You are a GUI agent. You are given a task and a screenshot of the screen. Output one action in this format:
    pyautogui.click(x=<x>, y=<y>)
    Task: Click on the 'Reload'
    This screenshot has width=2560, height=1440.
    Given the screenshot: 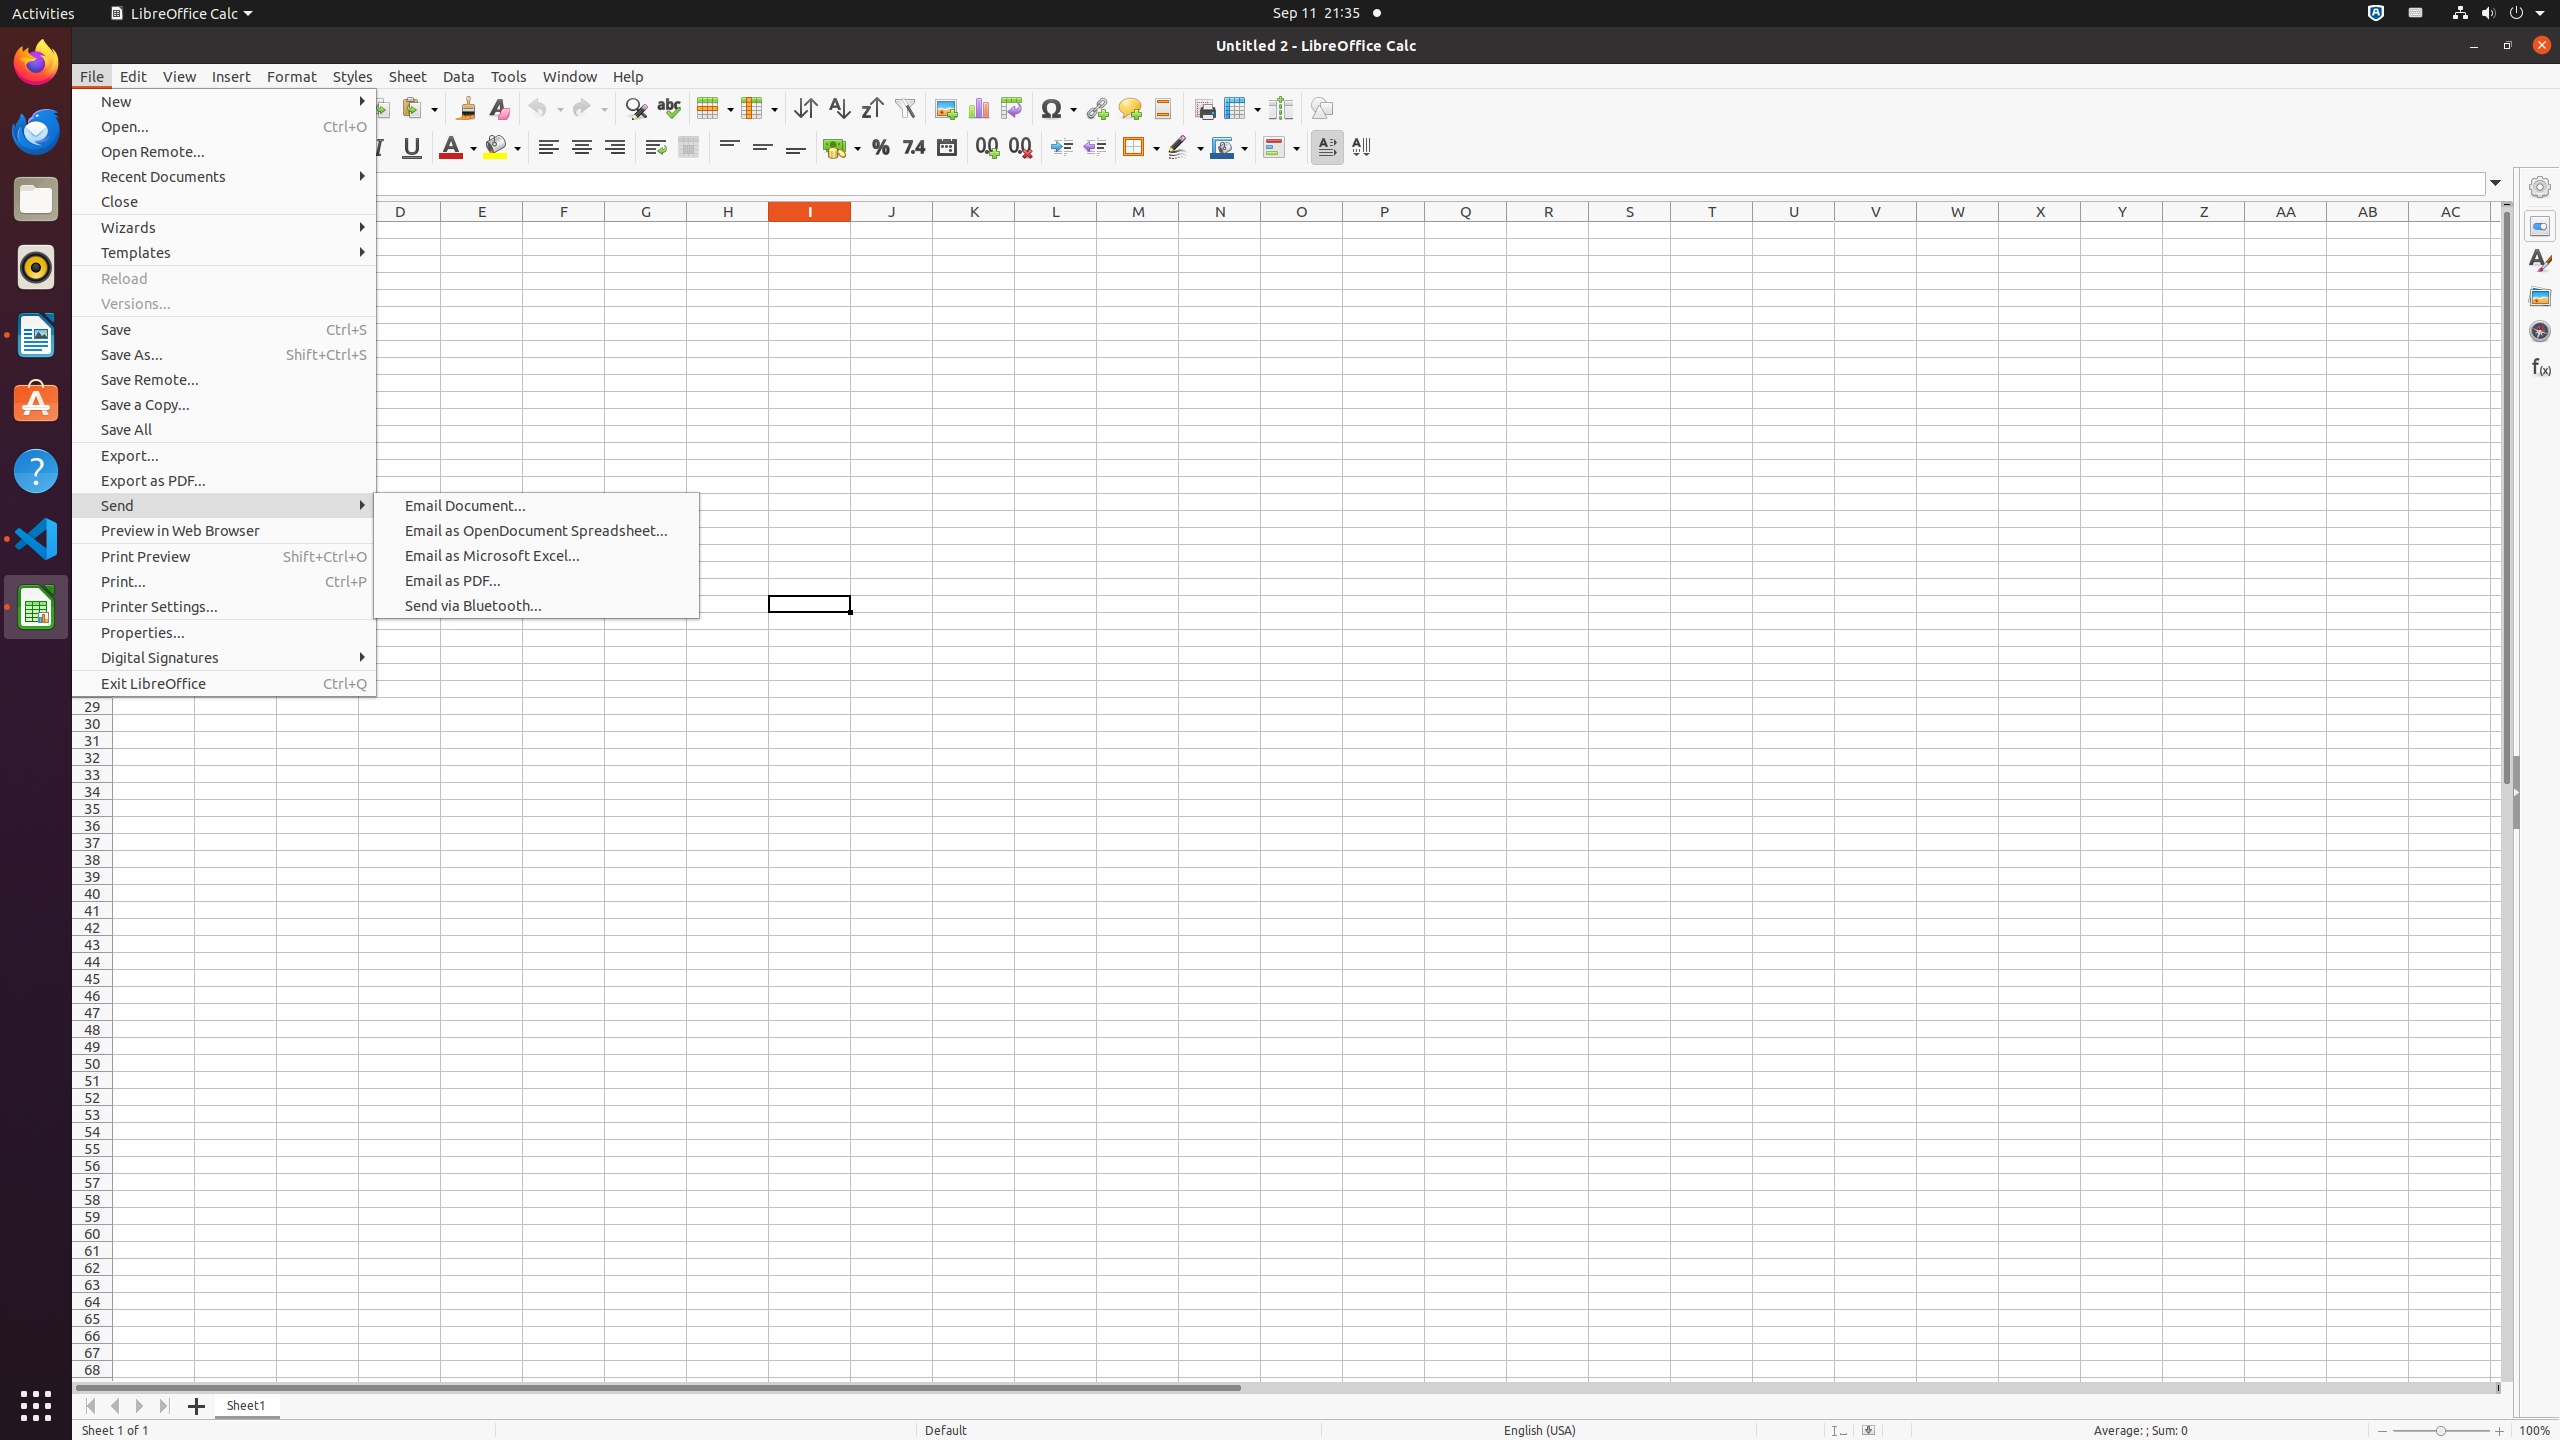 What is the action you would take?
    pyautogui.click(x=224, y=277)
    